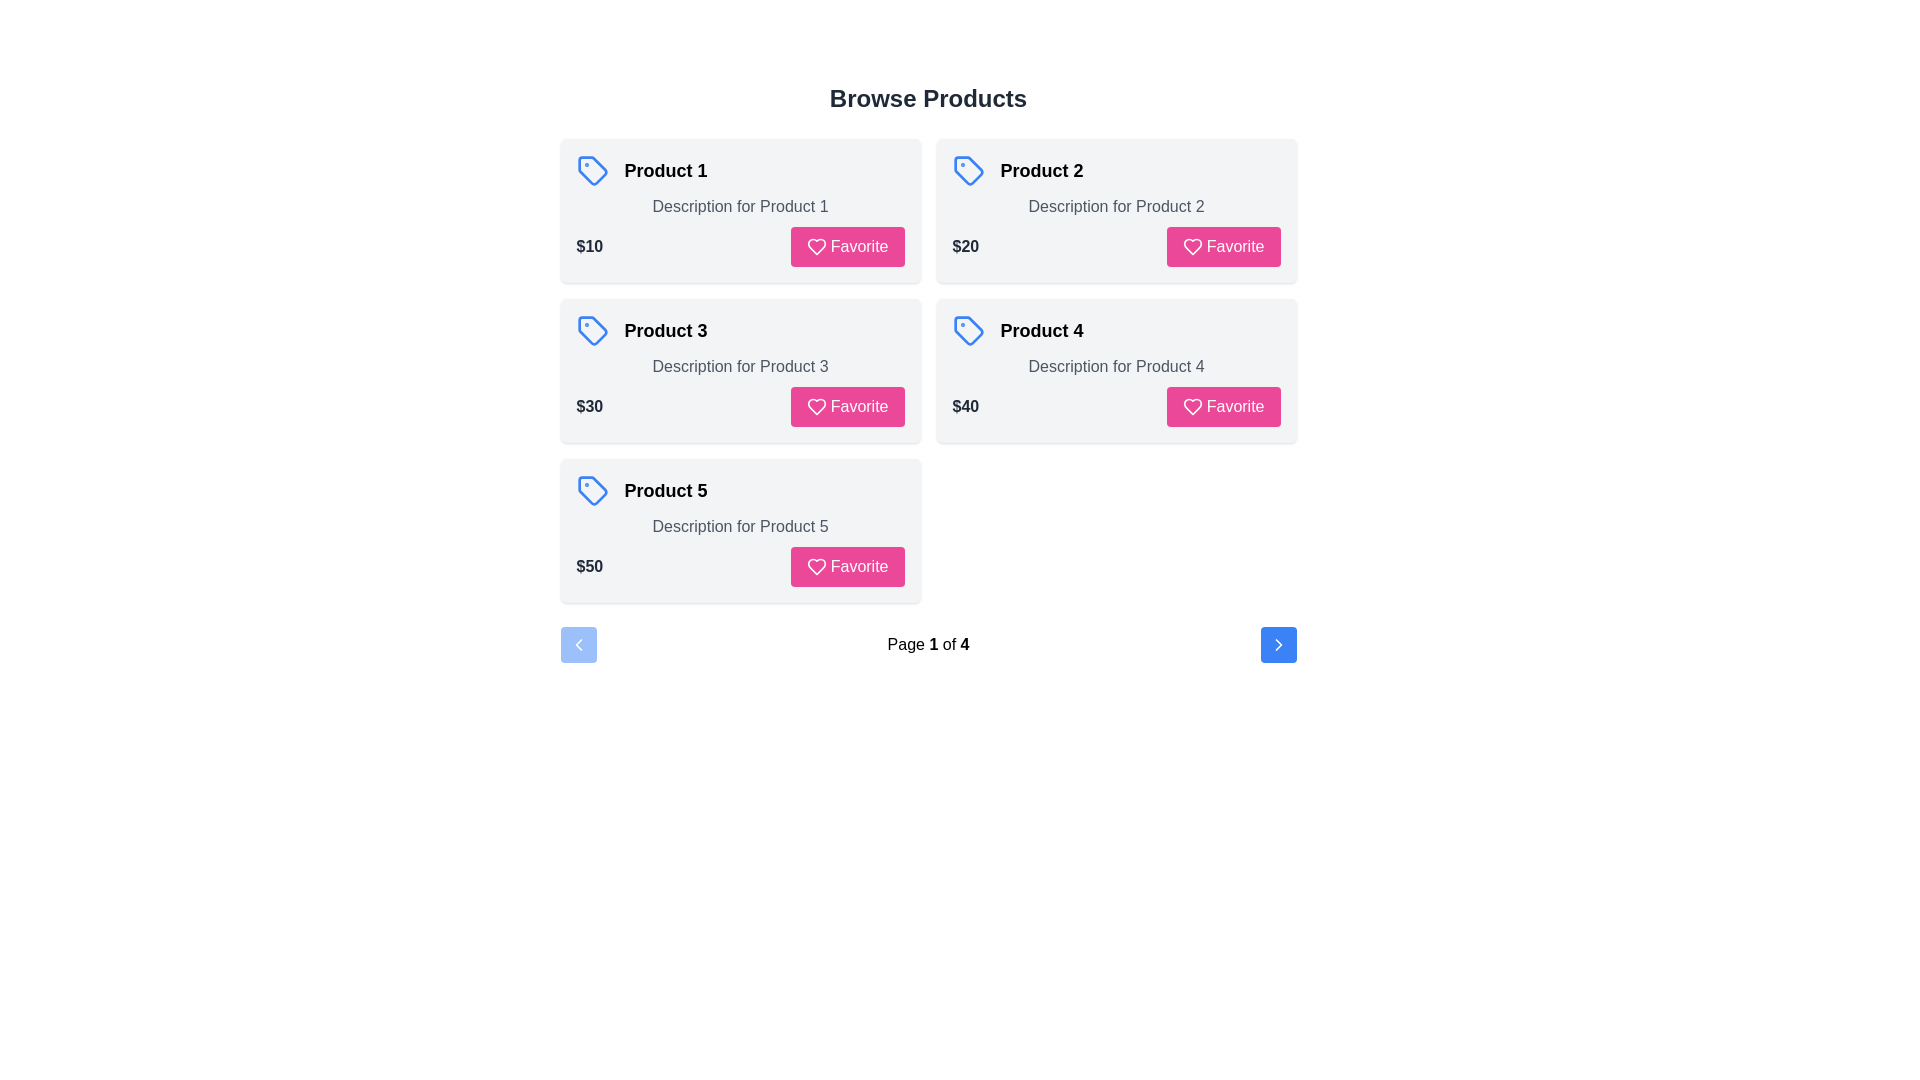 The height and width of the screenshot is (1080, 1920). What do you see at coordinates (739, 366) in the screenshot?
I see `the text element that reads 'Description for Product 3', which is styled in gray and positioned within the third product card, below the title 'Product 3' and above the price and 'Favorite' button` at bounding box center [739, 366].